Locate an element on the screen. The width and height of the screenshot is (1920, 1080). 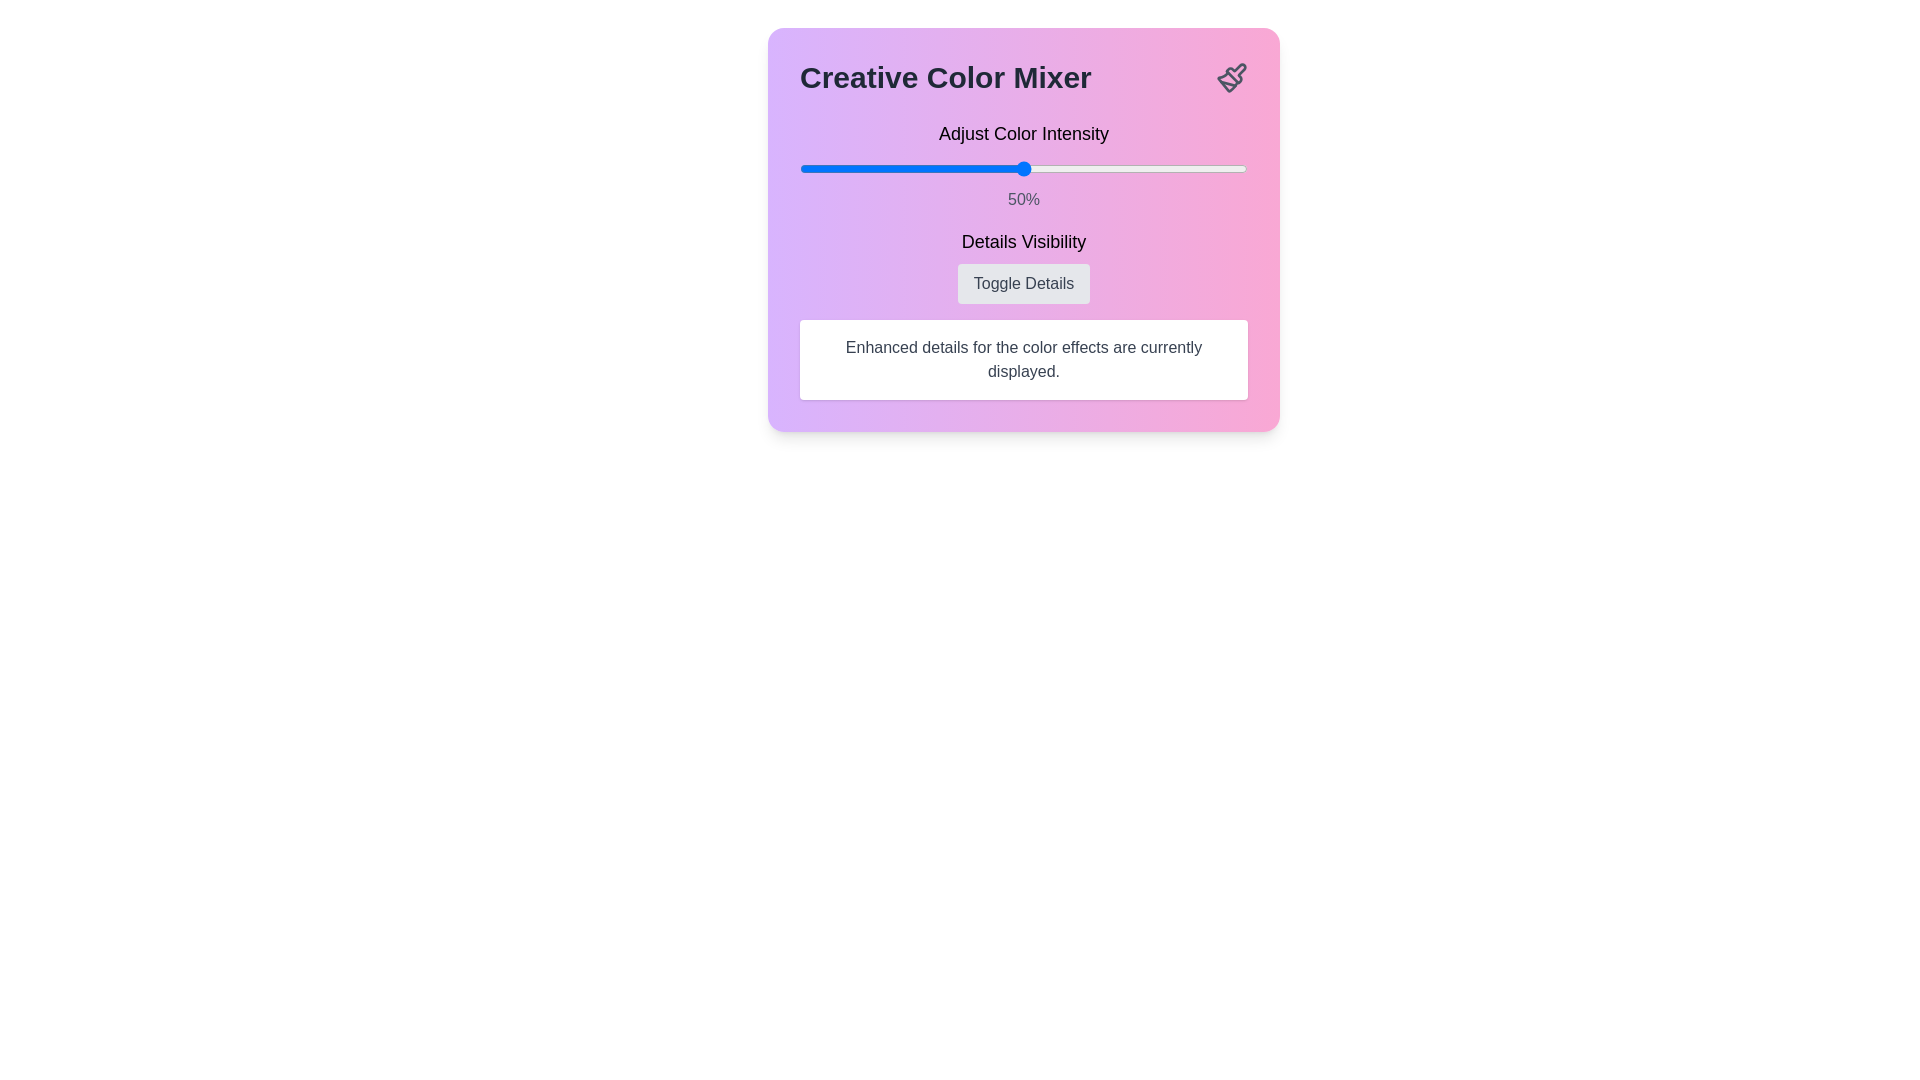
the static text label displaying '50%' in gray color, which is located below the slider for color intensity adjustment is located at coordinates (1023, 200).